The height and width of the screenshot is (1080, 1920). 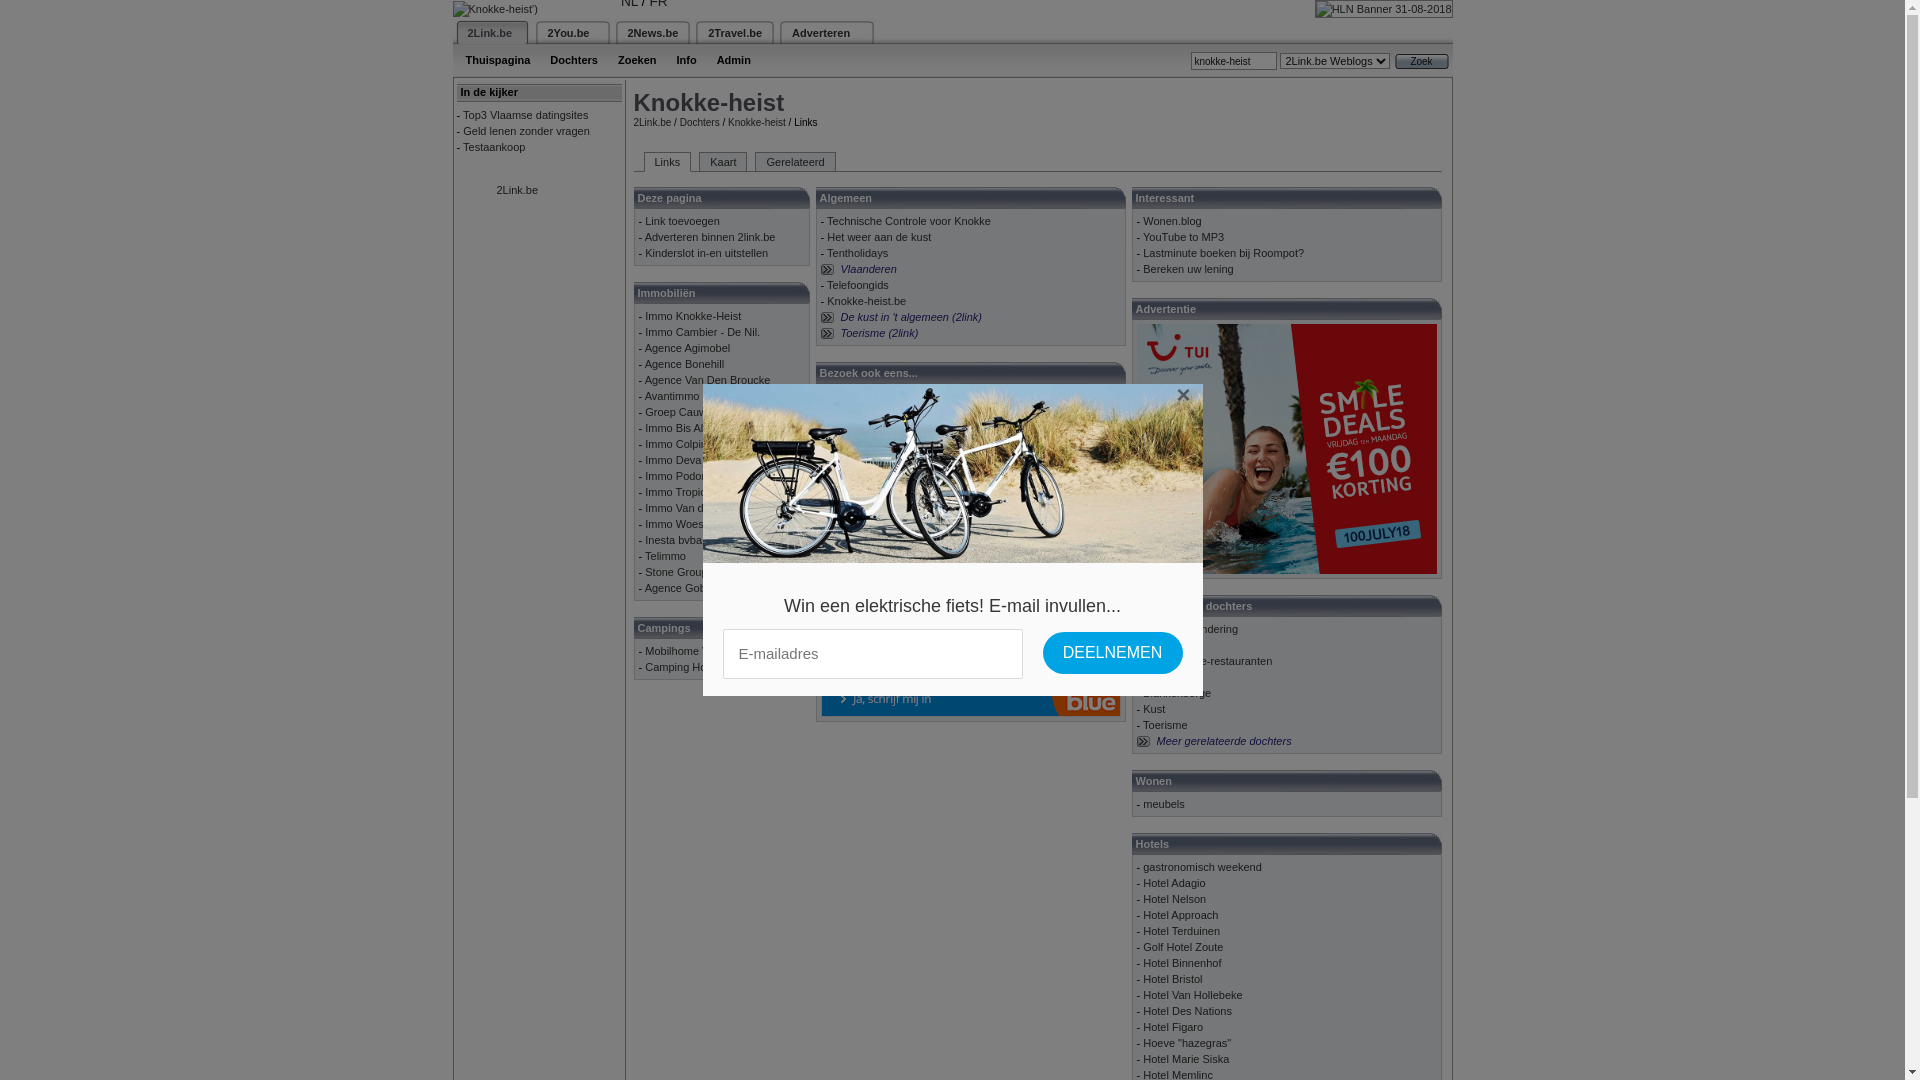 I want to click on 'Admin', so click(x=733, y=59).